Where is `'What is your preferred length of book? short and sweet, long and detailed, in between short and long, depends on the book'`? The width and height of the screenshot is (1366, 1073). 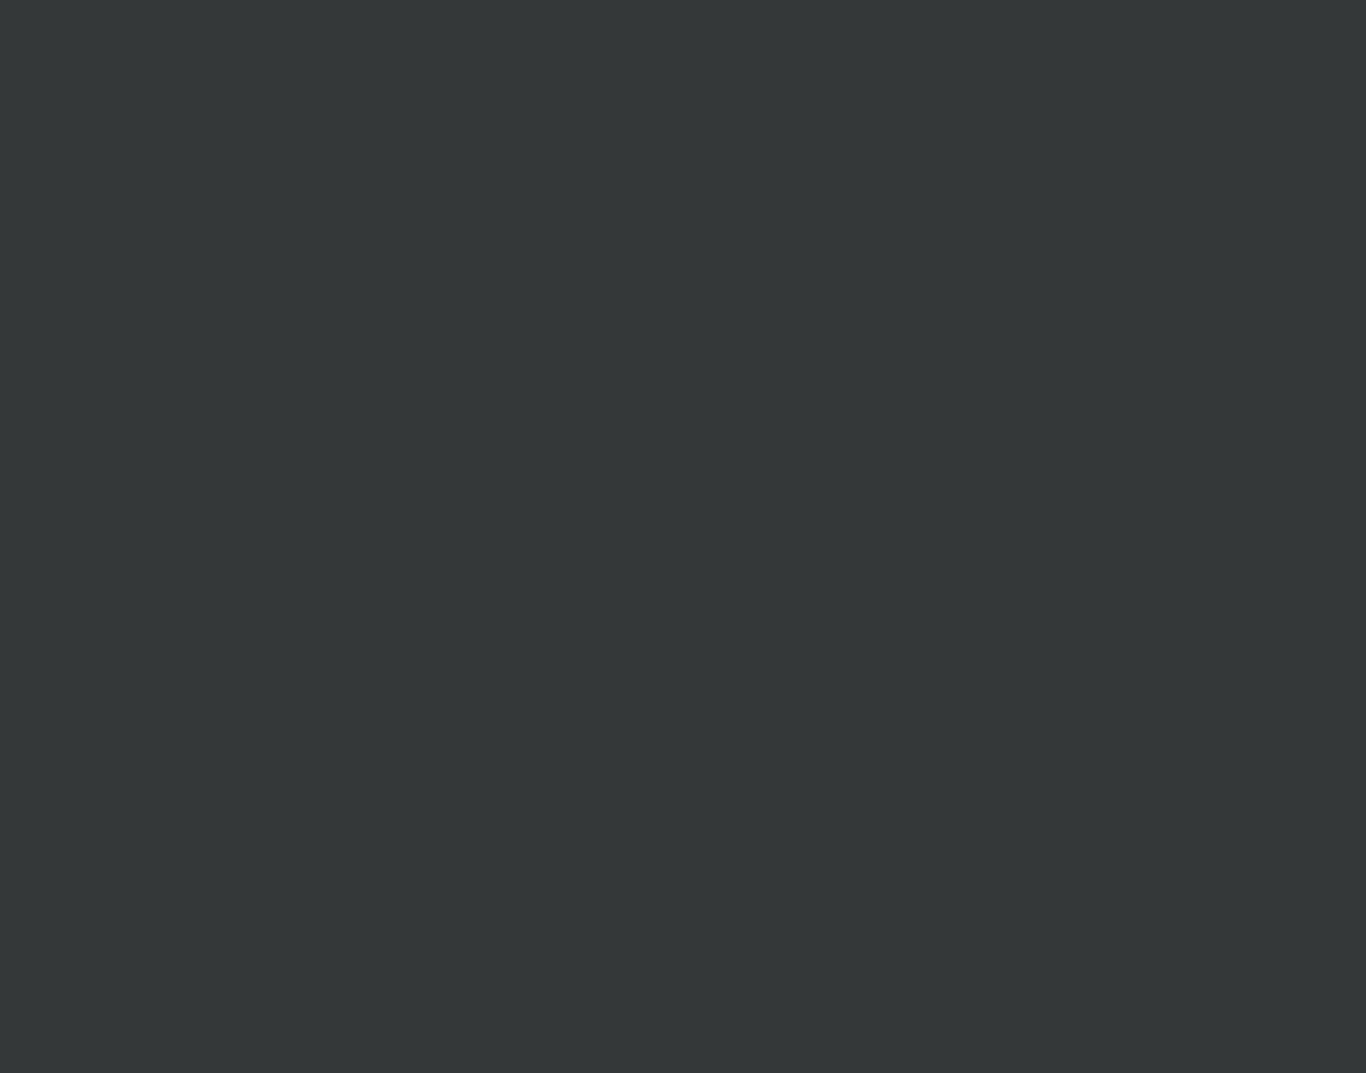
'What is your preferred length of book? short and sweet, long and detailed, in between short and long, depends on the book' is located at coordinates (850, 196).